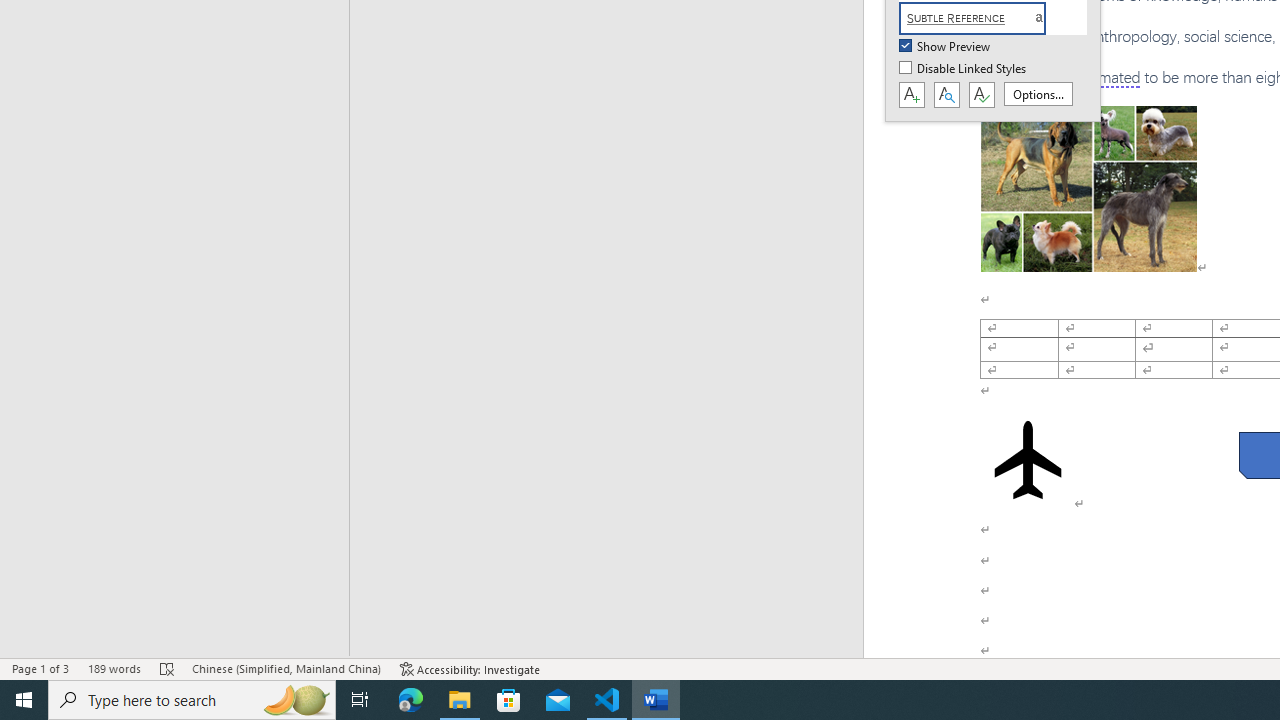 This screenshot has width=1280, height=720. I want to click on 'Disable Linked Styles', so click(964, 68).